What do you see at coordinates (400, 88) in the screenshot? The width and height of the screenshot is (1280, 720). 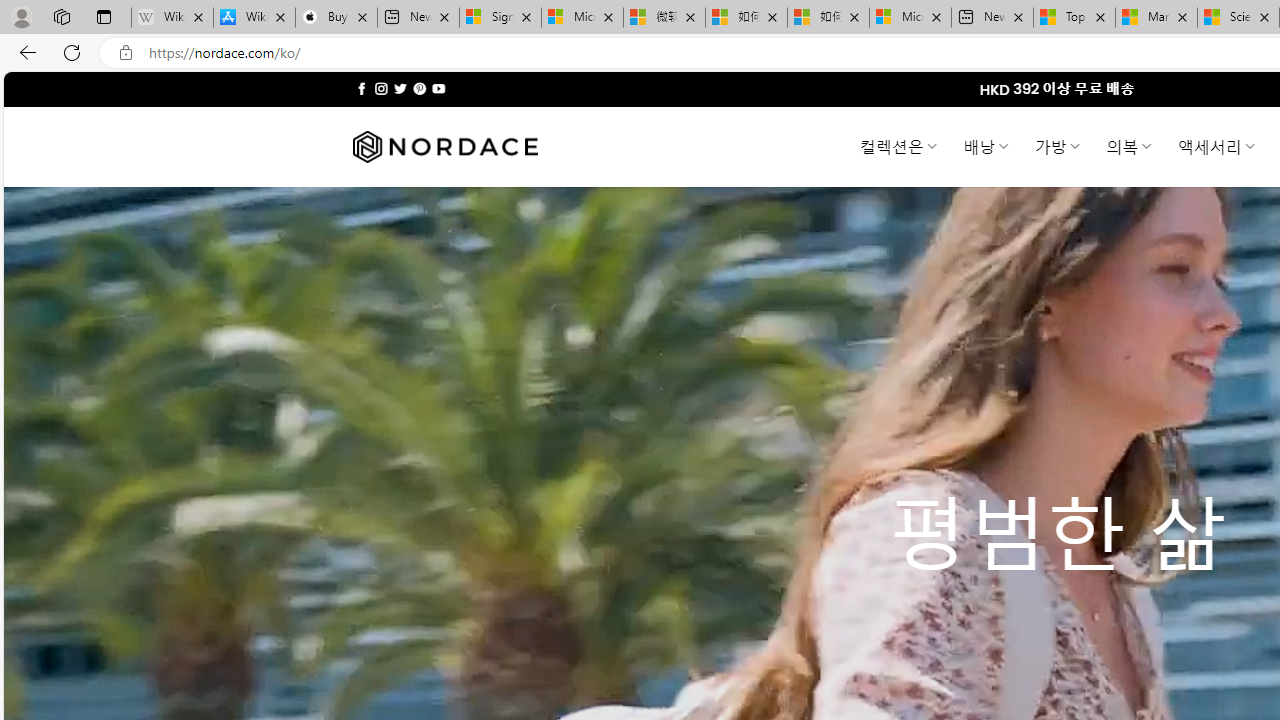 I see `'Follow on Twitter'` at bounding box center [400, 88].